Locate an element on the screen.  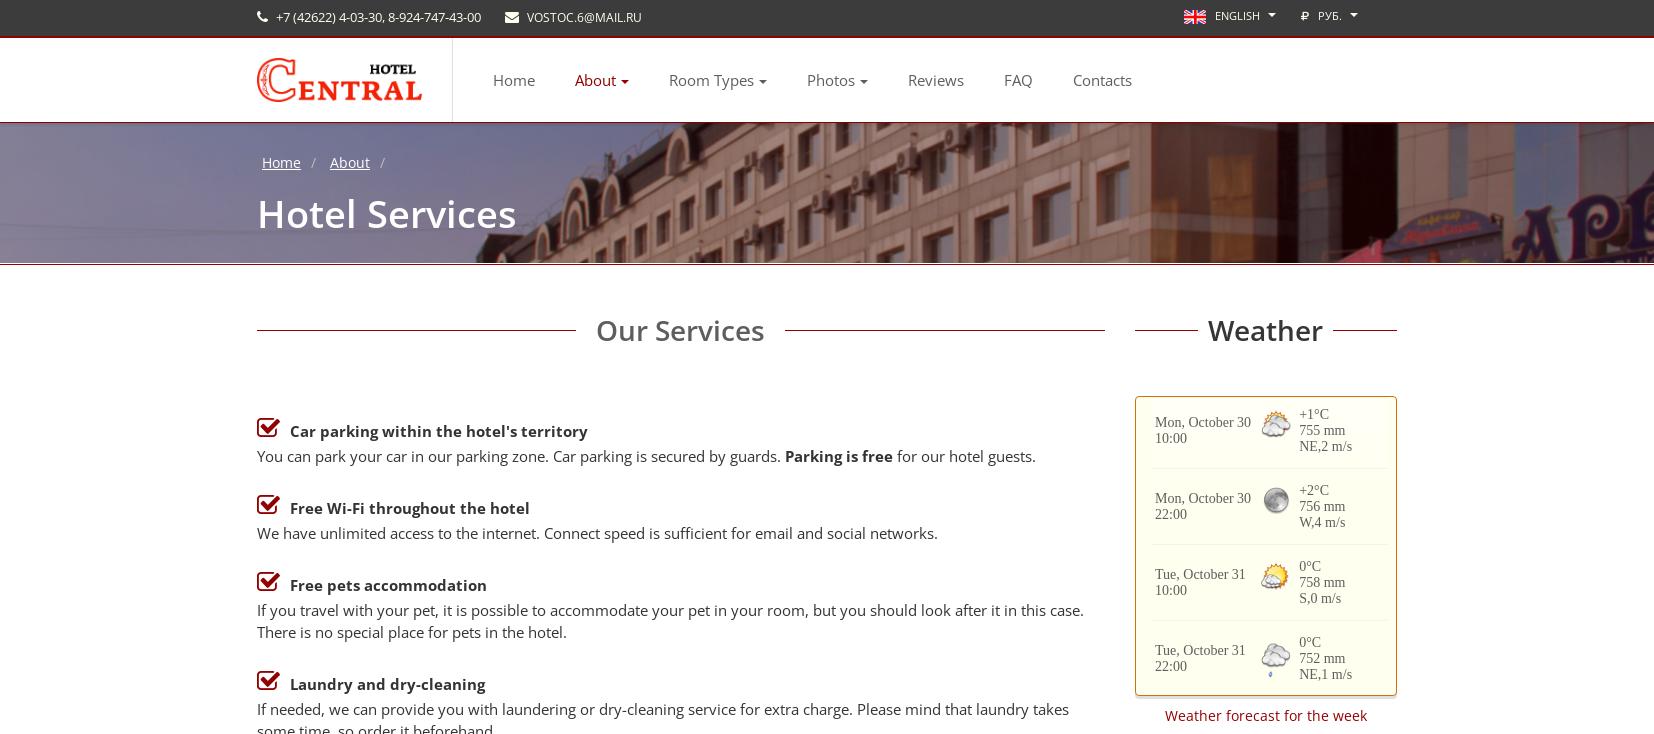
'VOSTOC.6@MAIL.RU' is located at coordinates (583, 16).